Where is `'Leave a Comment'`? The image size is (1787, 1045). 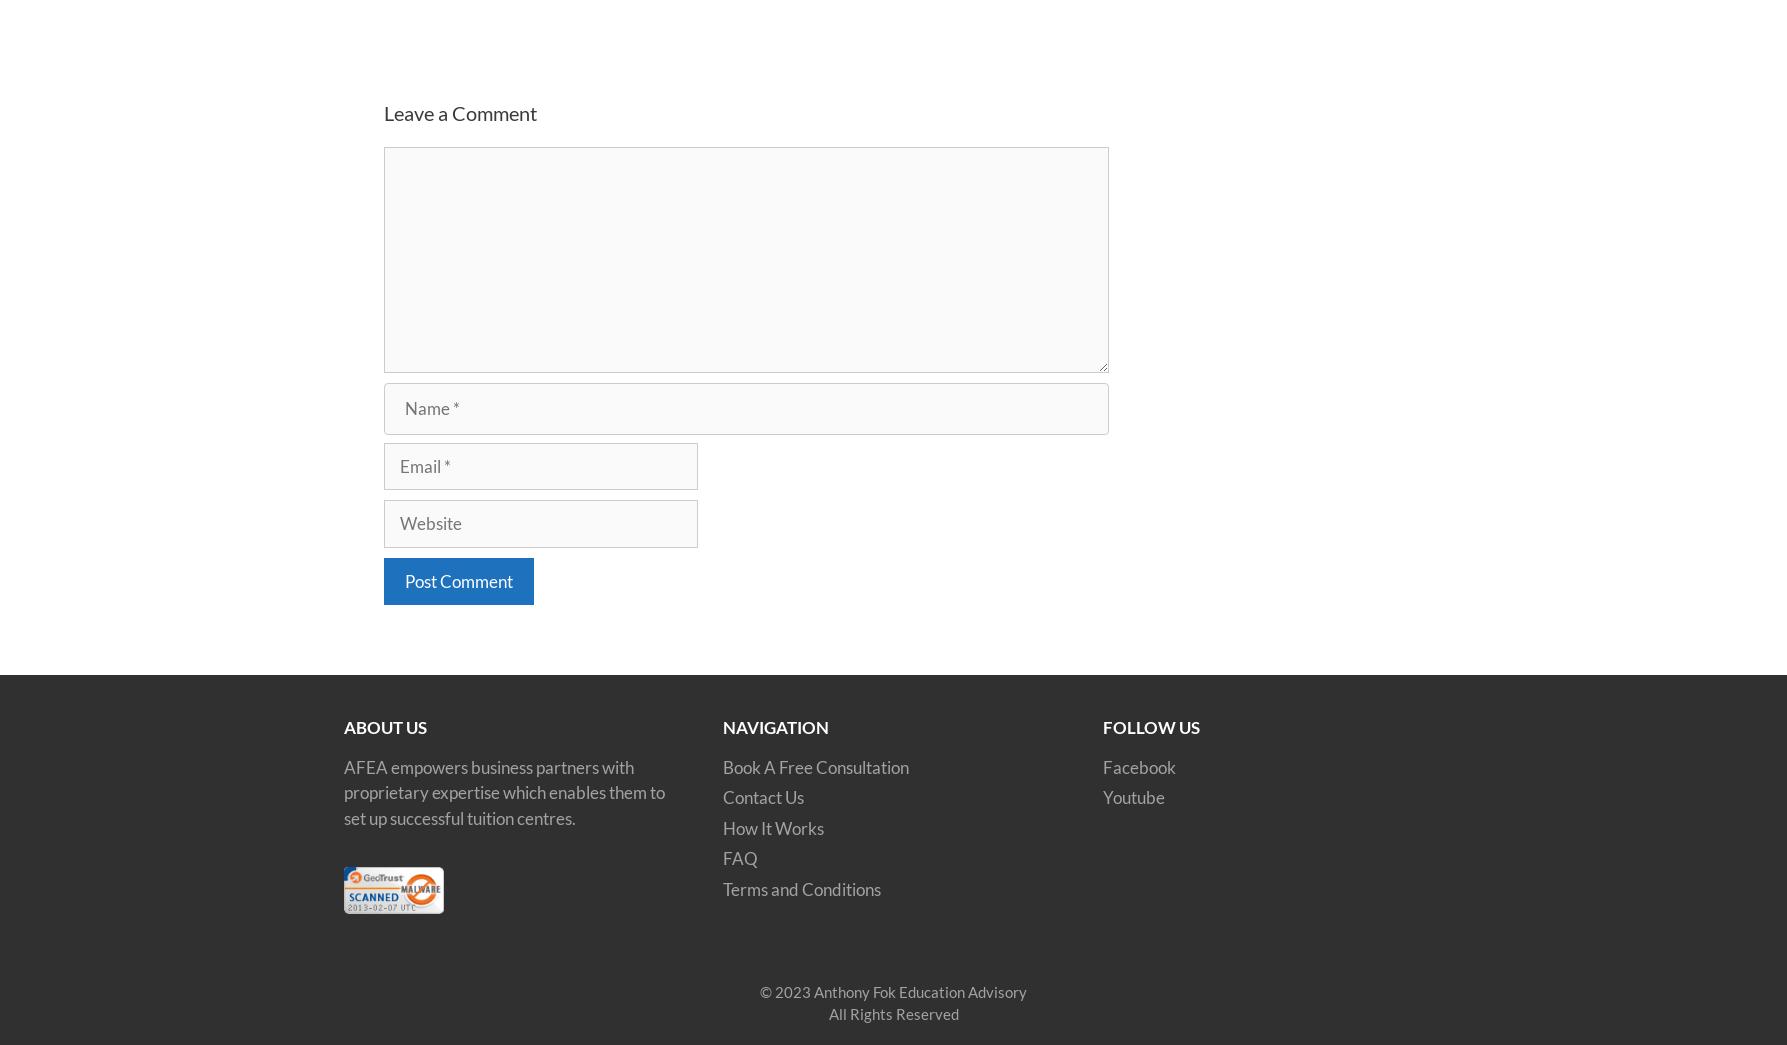 'Leave a Comment' is located at coordinates (459, 112).